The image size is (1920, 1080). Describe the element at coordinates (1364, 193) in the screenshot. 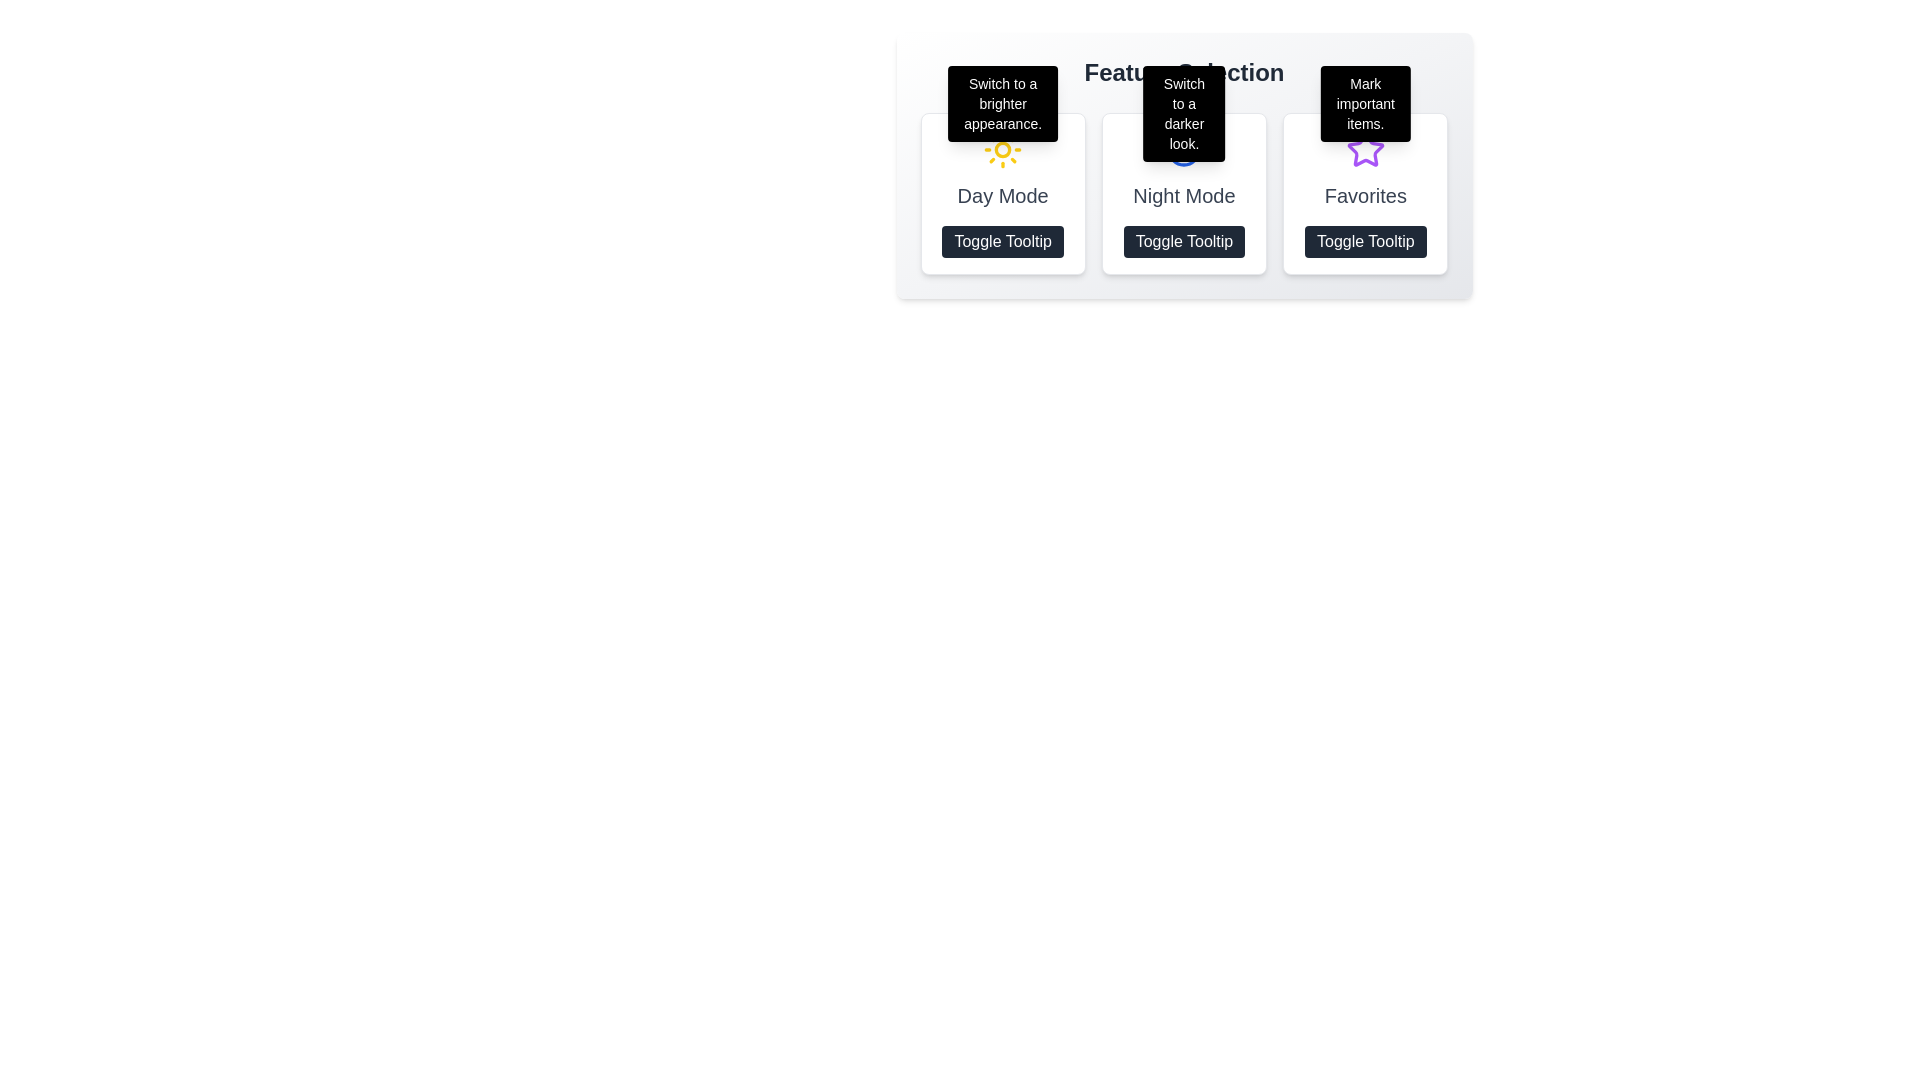

I see `the 'Toggle Tooltip' button located in the panel for marking important items, positioned to the far right of the interface` at that location.